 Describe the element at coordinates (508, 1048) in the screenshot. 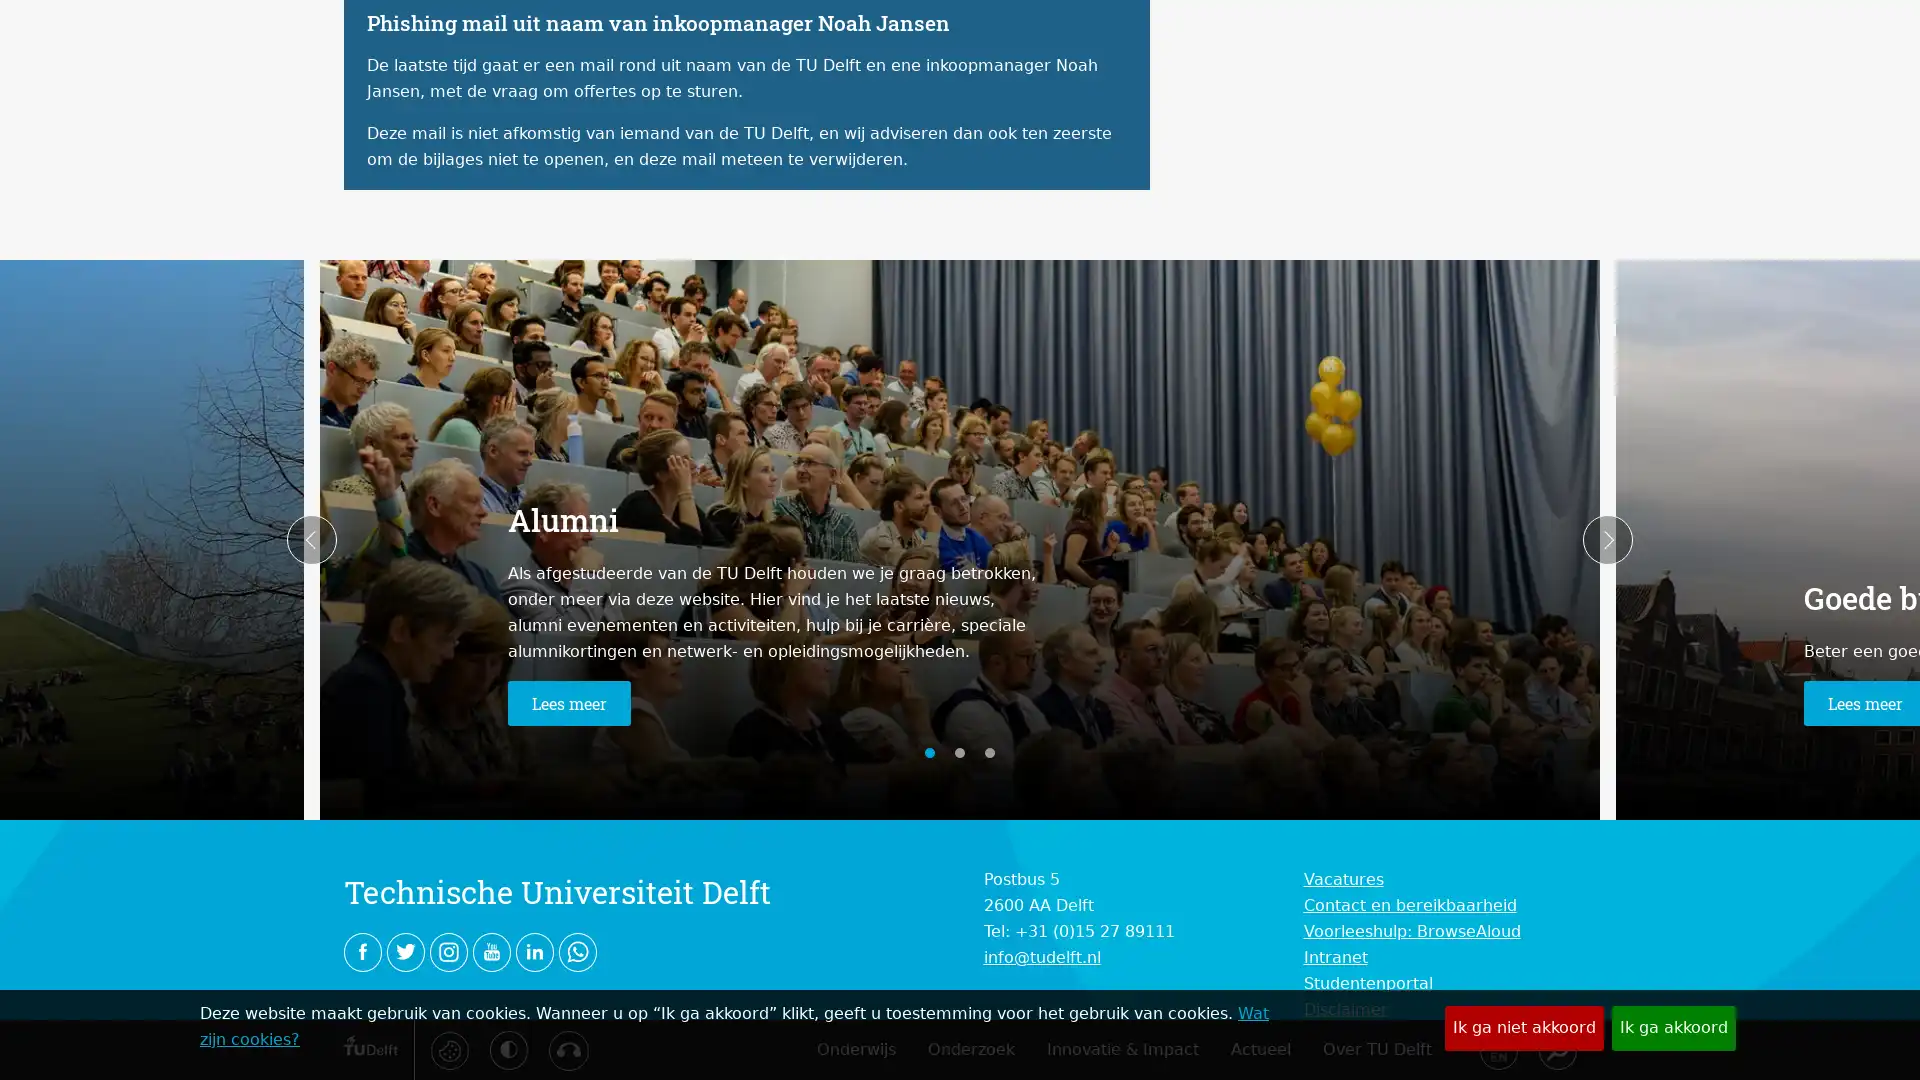

I see `Activeer hoog contrast` at that location.